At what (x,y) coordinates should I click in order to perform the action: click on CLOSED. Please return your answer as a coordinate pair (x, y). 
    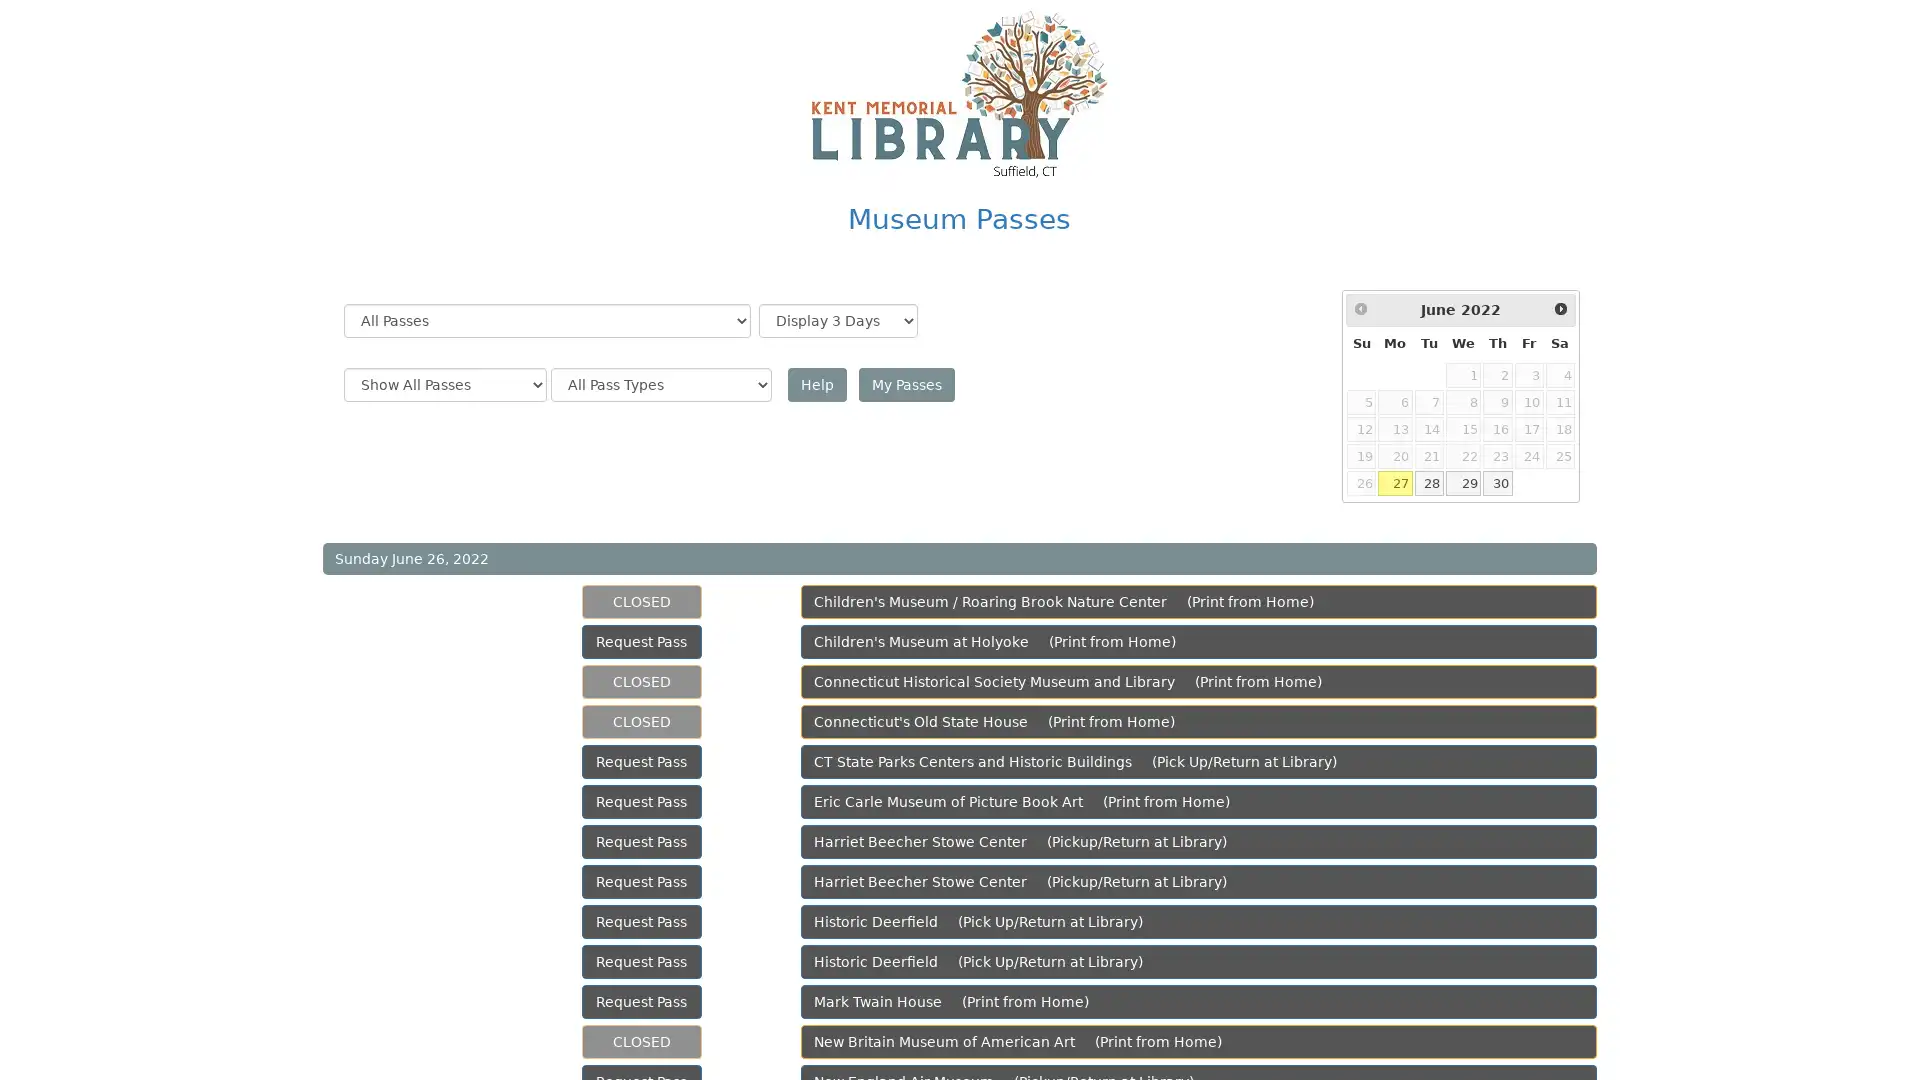
    Looking at the image, I should click on (641, 1040).